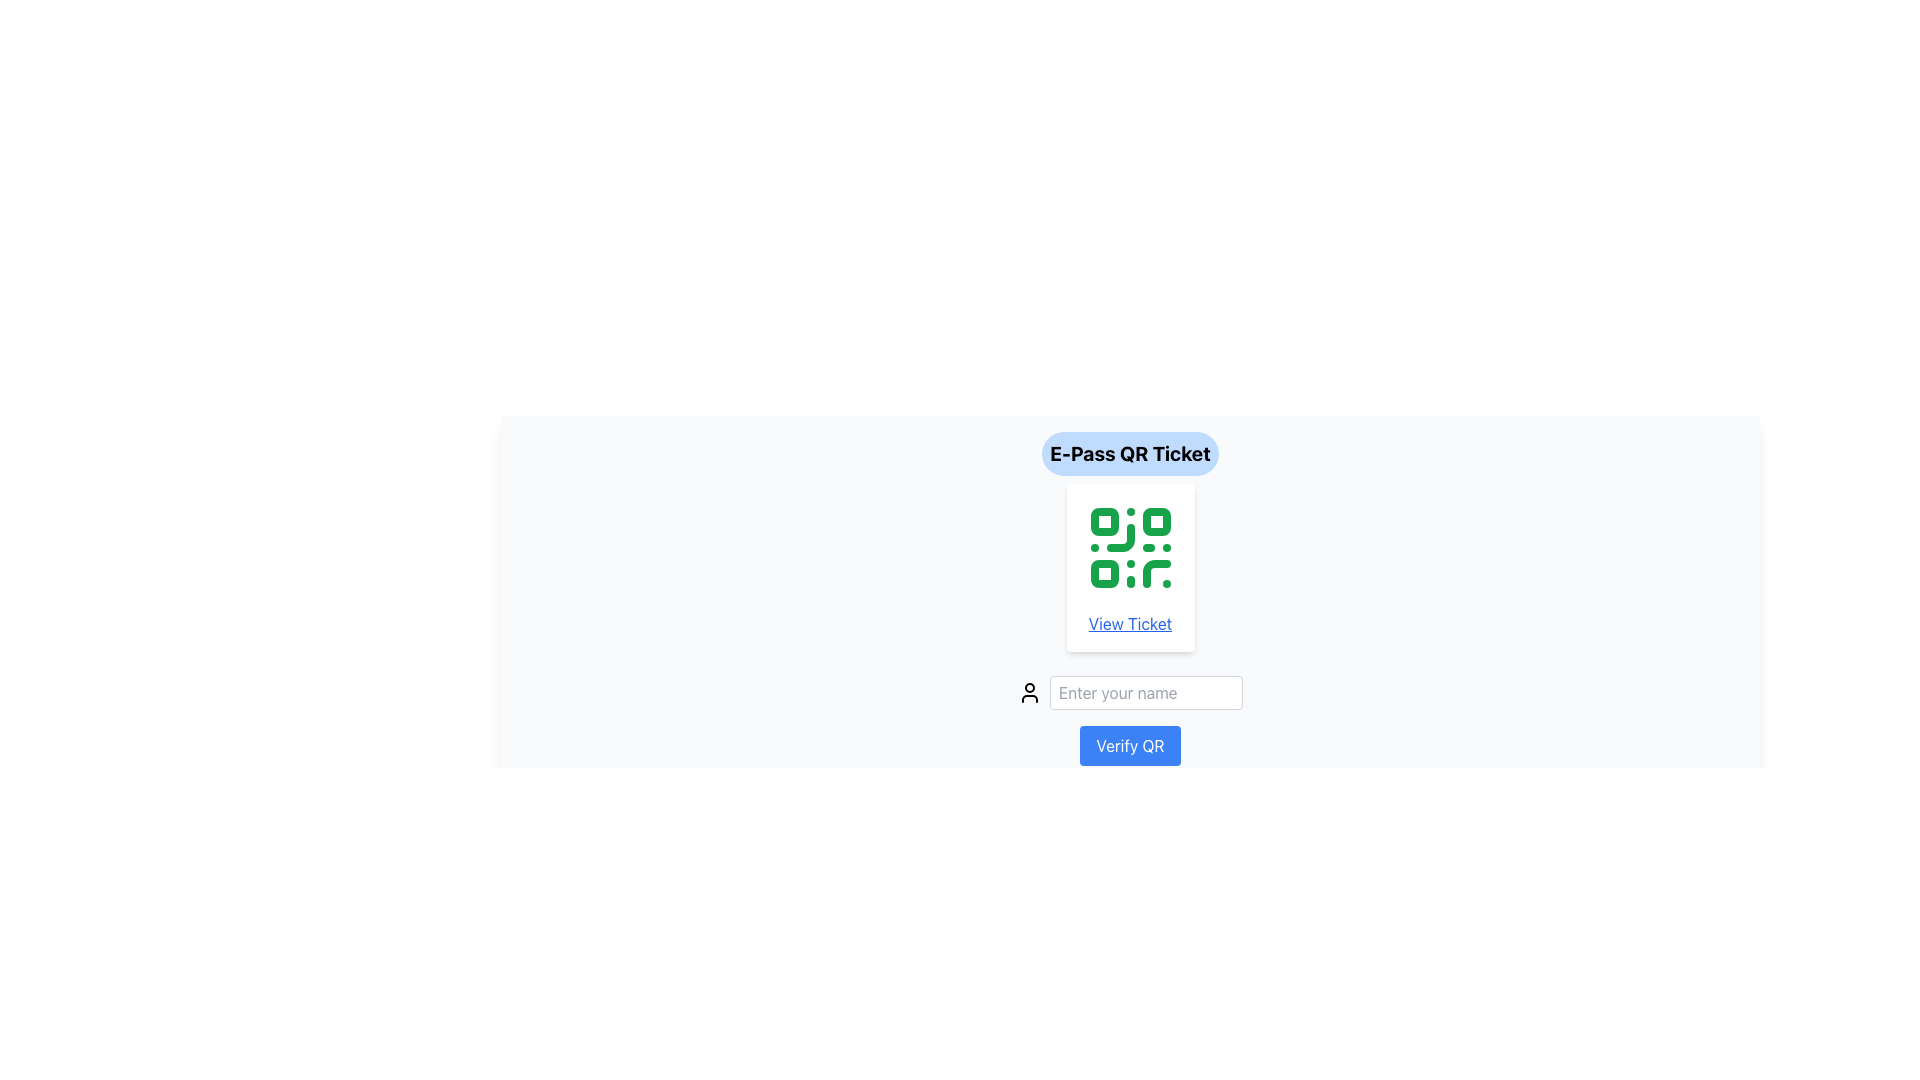  What do you see at coordinates (1030, 692) in the screenshot?
I see `the user silhouette icon located to the left of the 'Enter your name' text input field` at bounding box center [1030, 692].